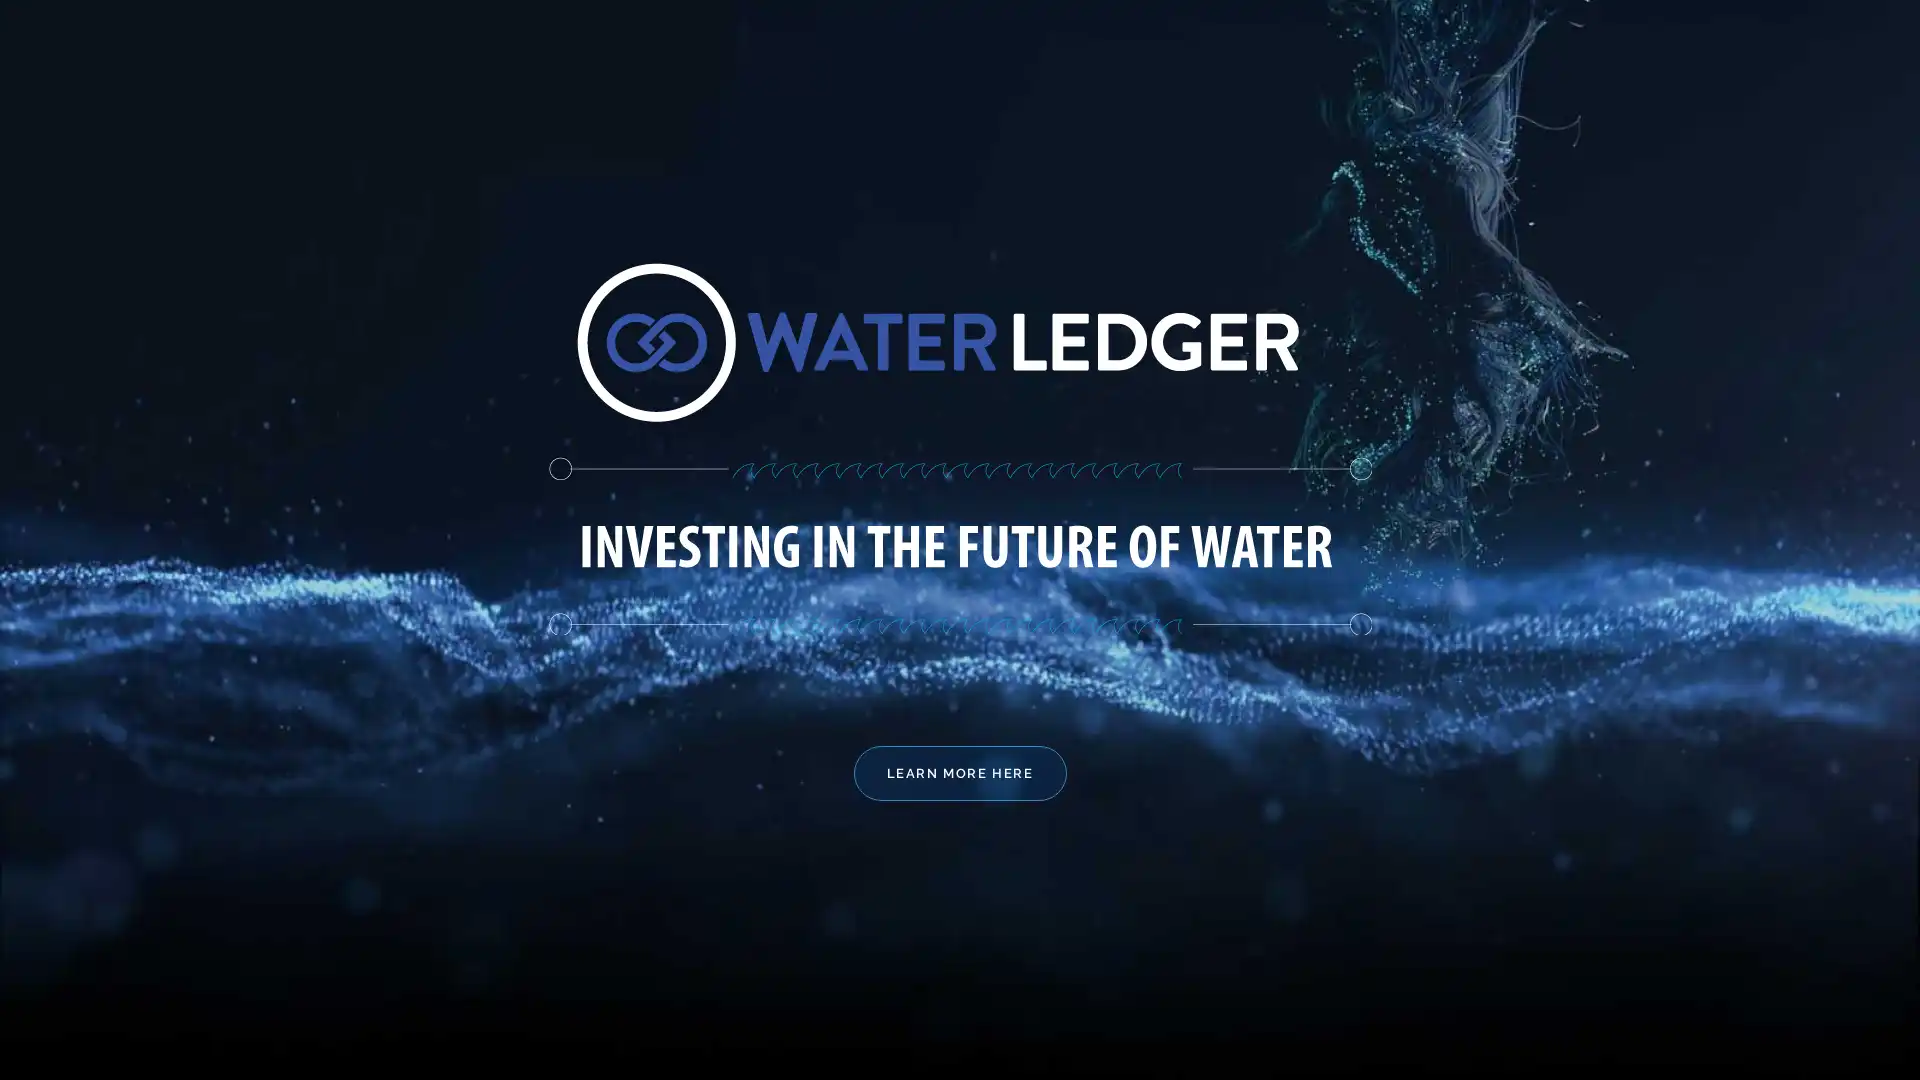  Describe the element at coordinates (958, 771) in the screenshot. I see `LEARN MORE HERE` at that location.